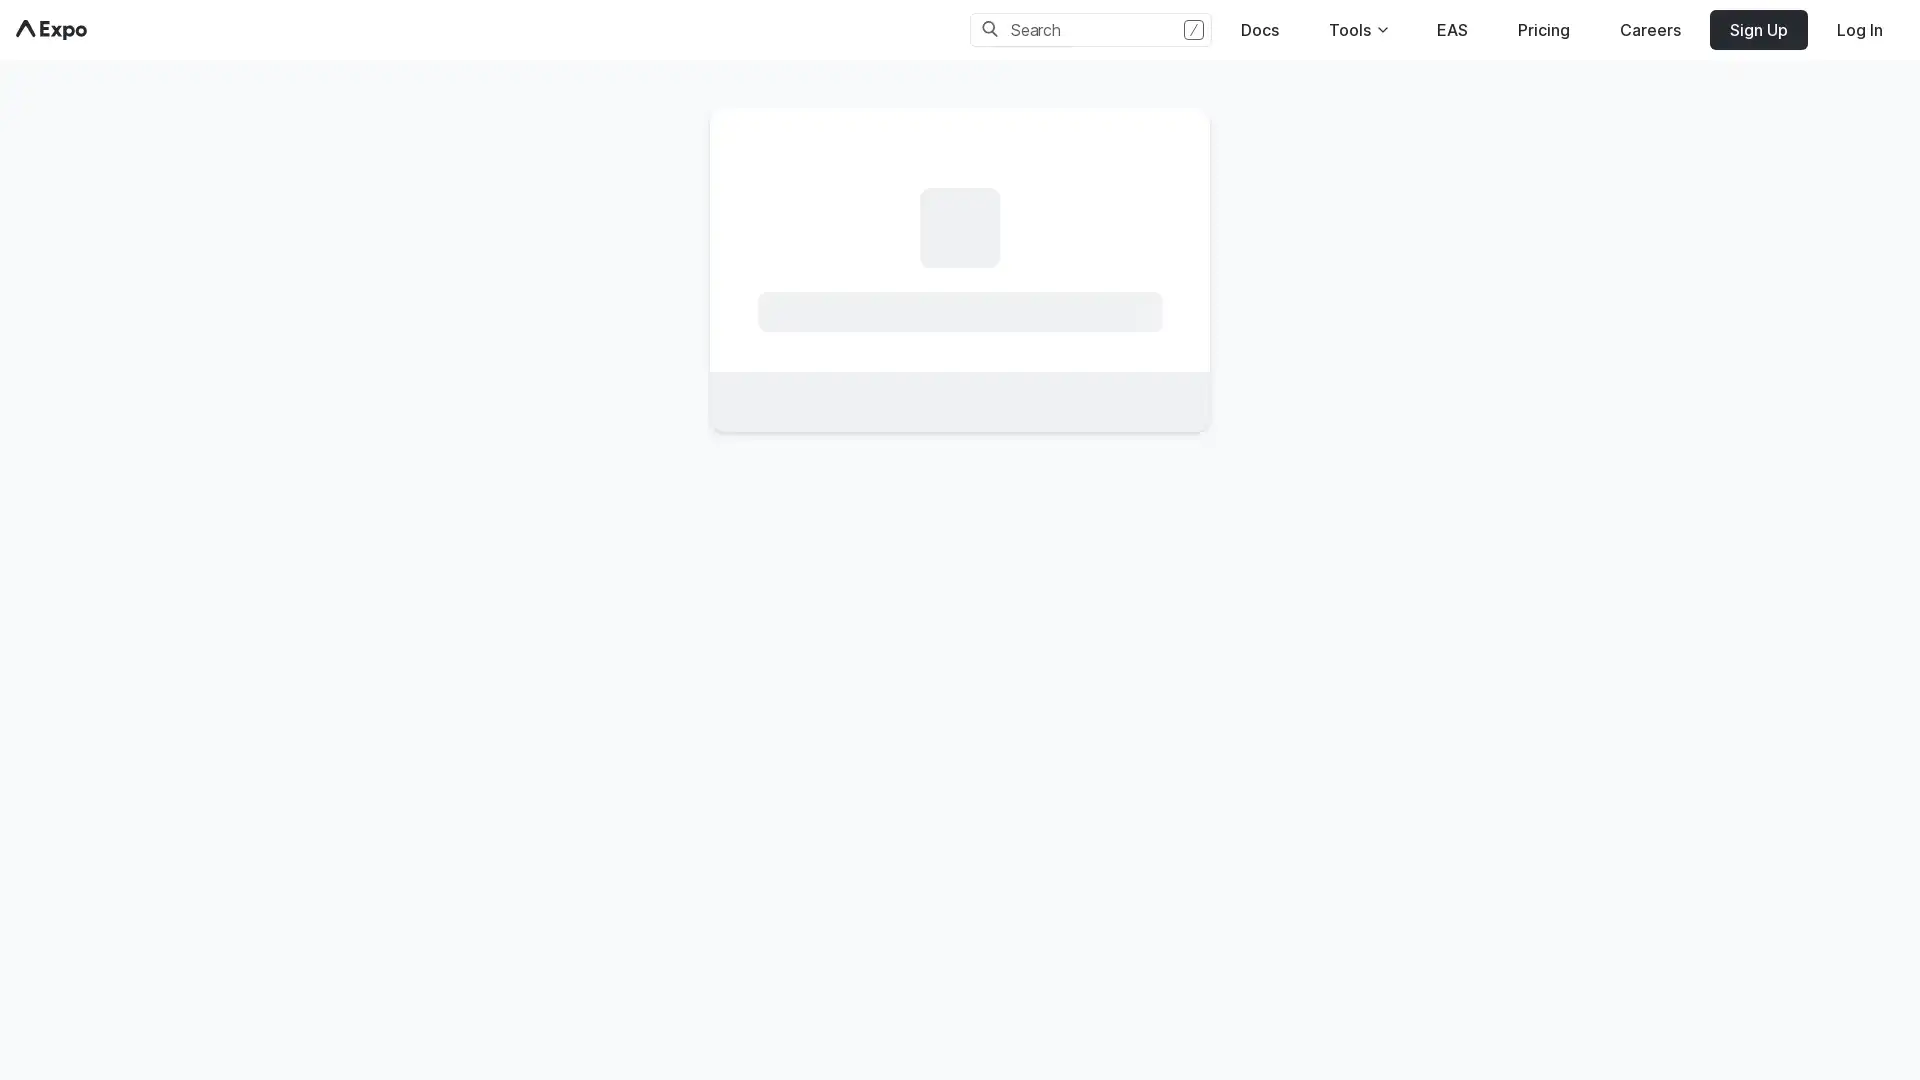  What do you see at coordinates (51, 30) in the screenshot?
I see `Word-mark-logo` at bounding box center [51, 30].